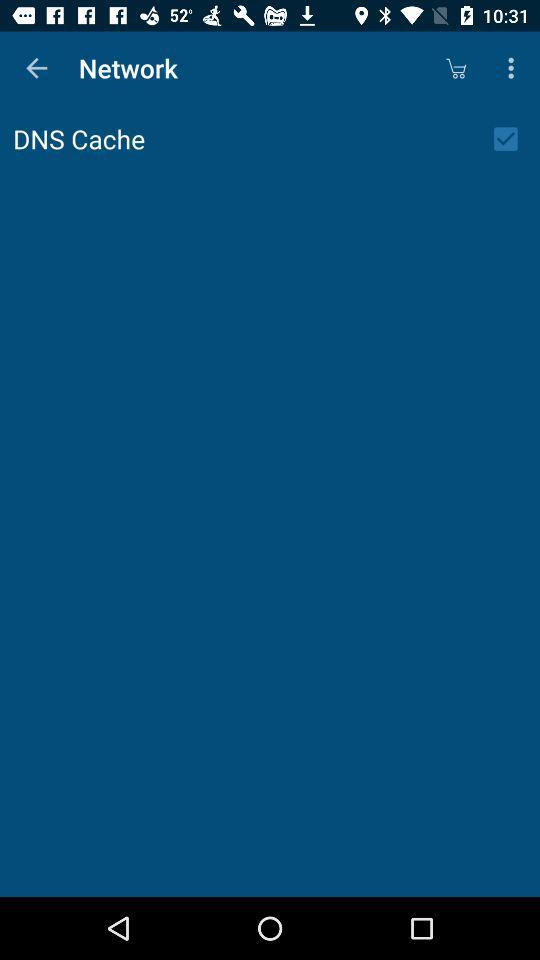  Describe the element at coordinates (512, 138) in the screenshot. I see `icon next to the dns cache item` at that location.